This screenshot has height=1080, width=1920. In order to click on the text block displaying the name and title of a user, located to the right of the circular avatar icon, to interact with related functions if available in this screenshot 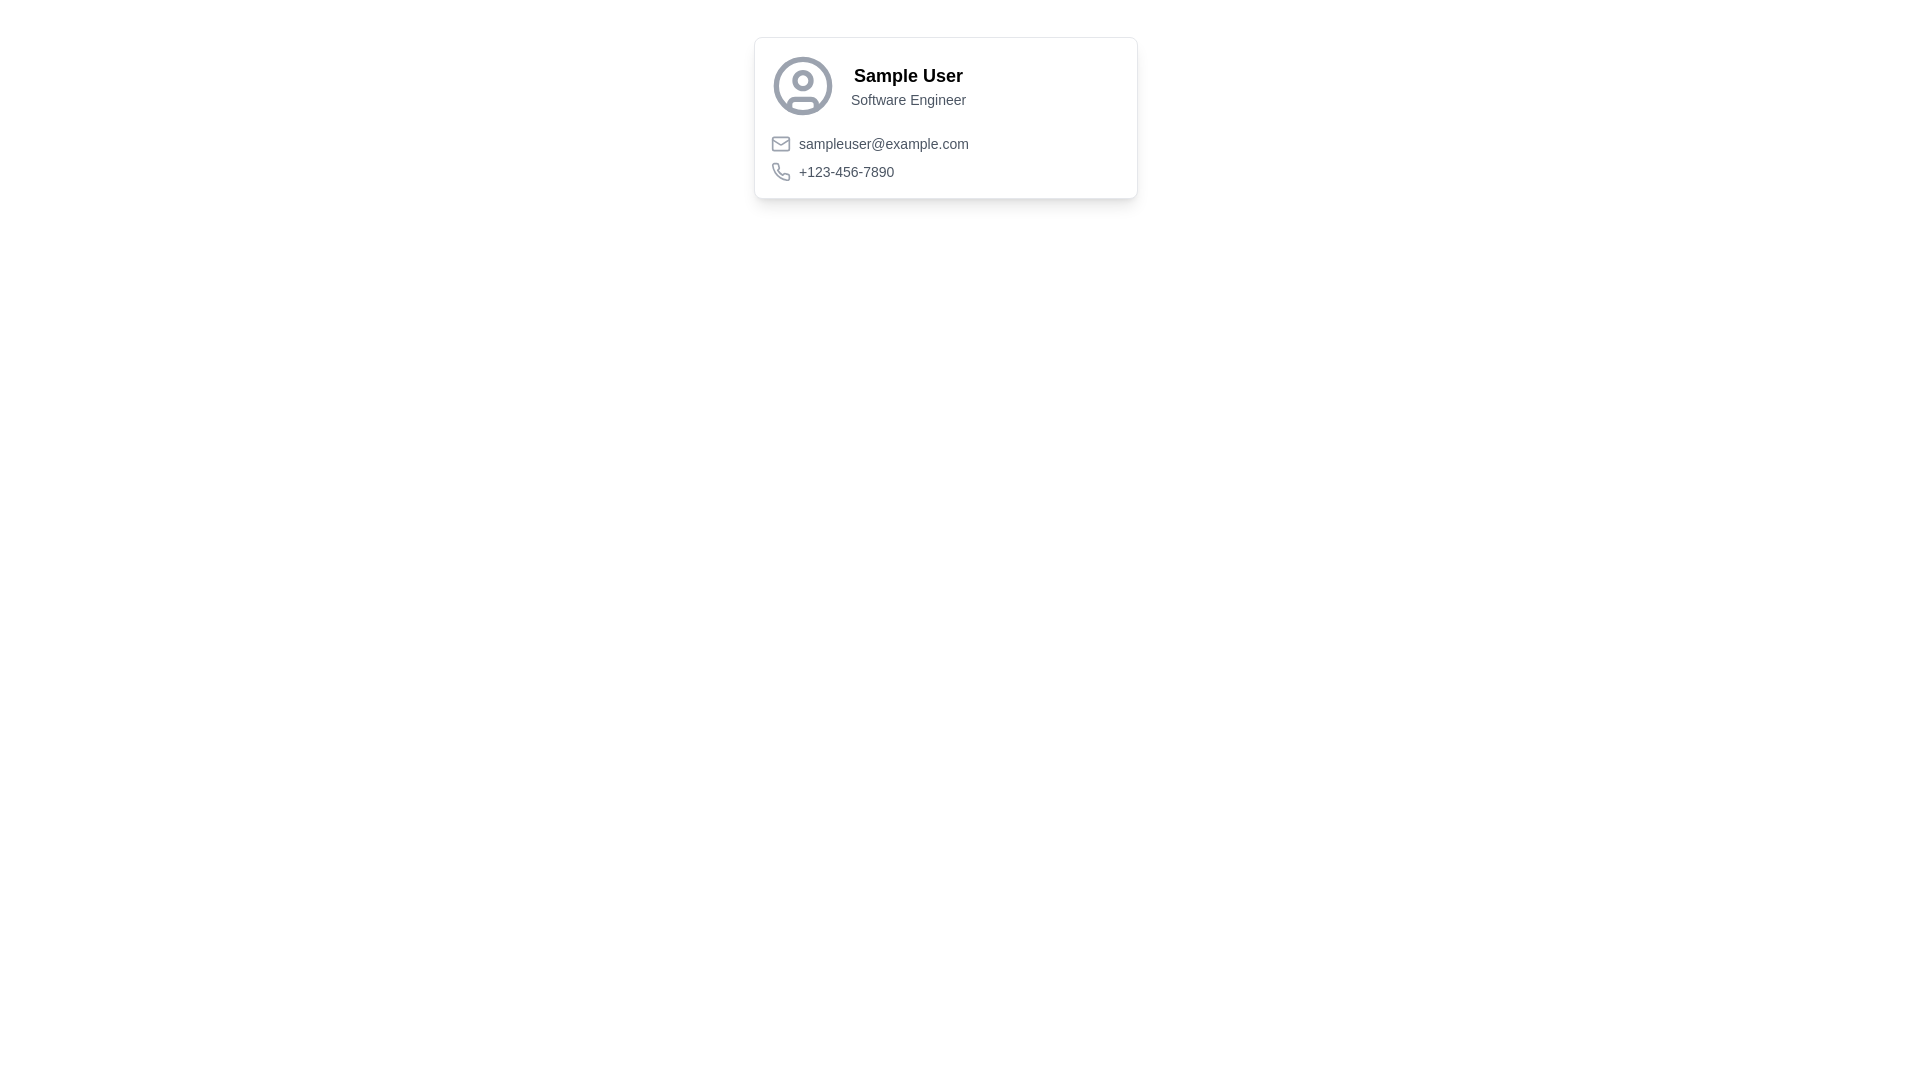, I will do `click(907, 84)`.